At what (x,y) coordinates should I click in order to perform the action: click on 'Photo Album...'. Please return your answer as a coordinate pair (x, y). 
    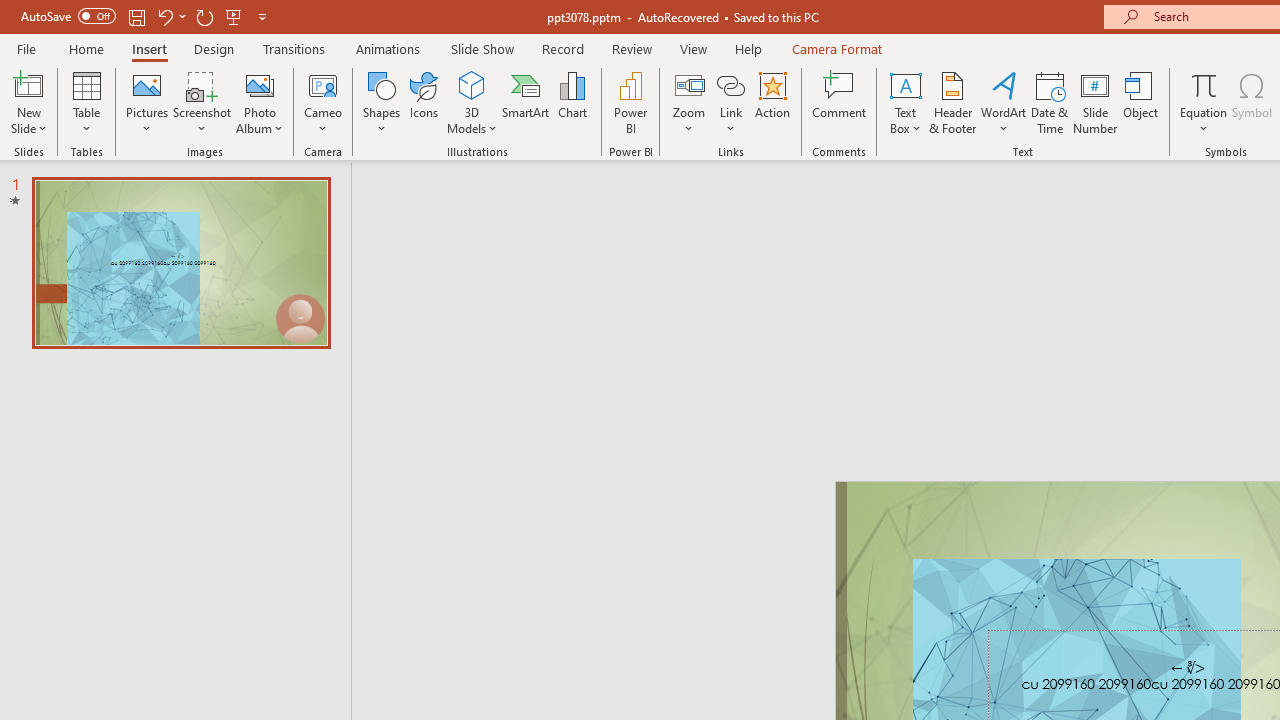
    Looking at the image, I should click on (258, 103).